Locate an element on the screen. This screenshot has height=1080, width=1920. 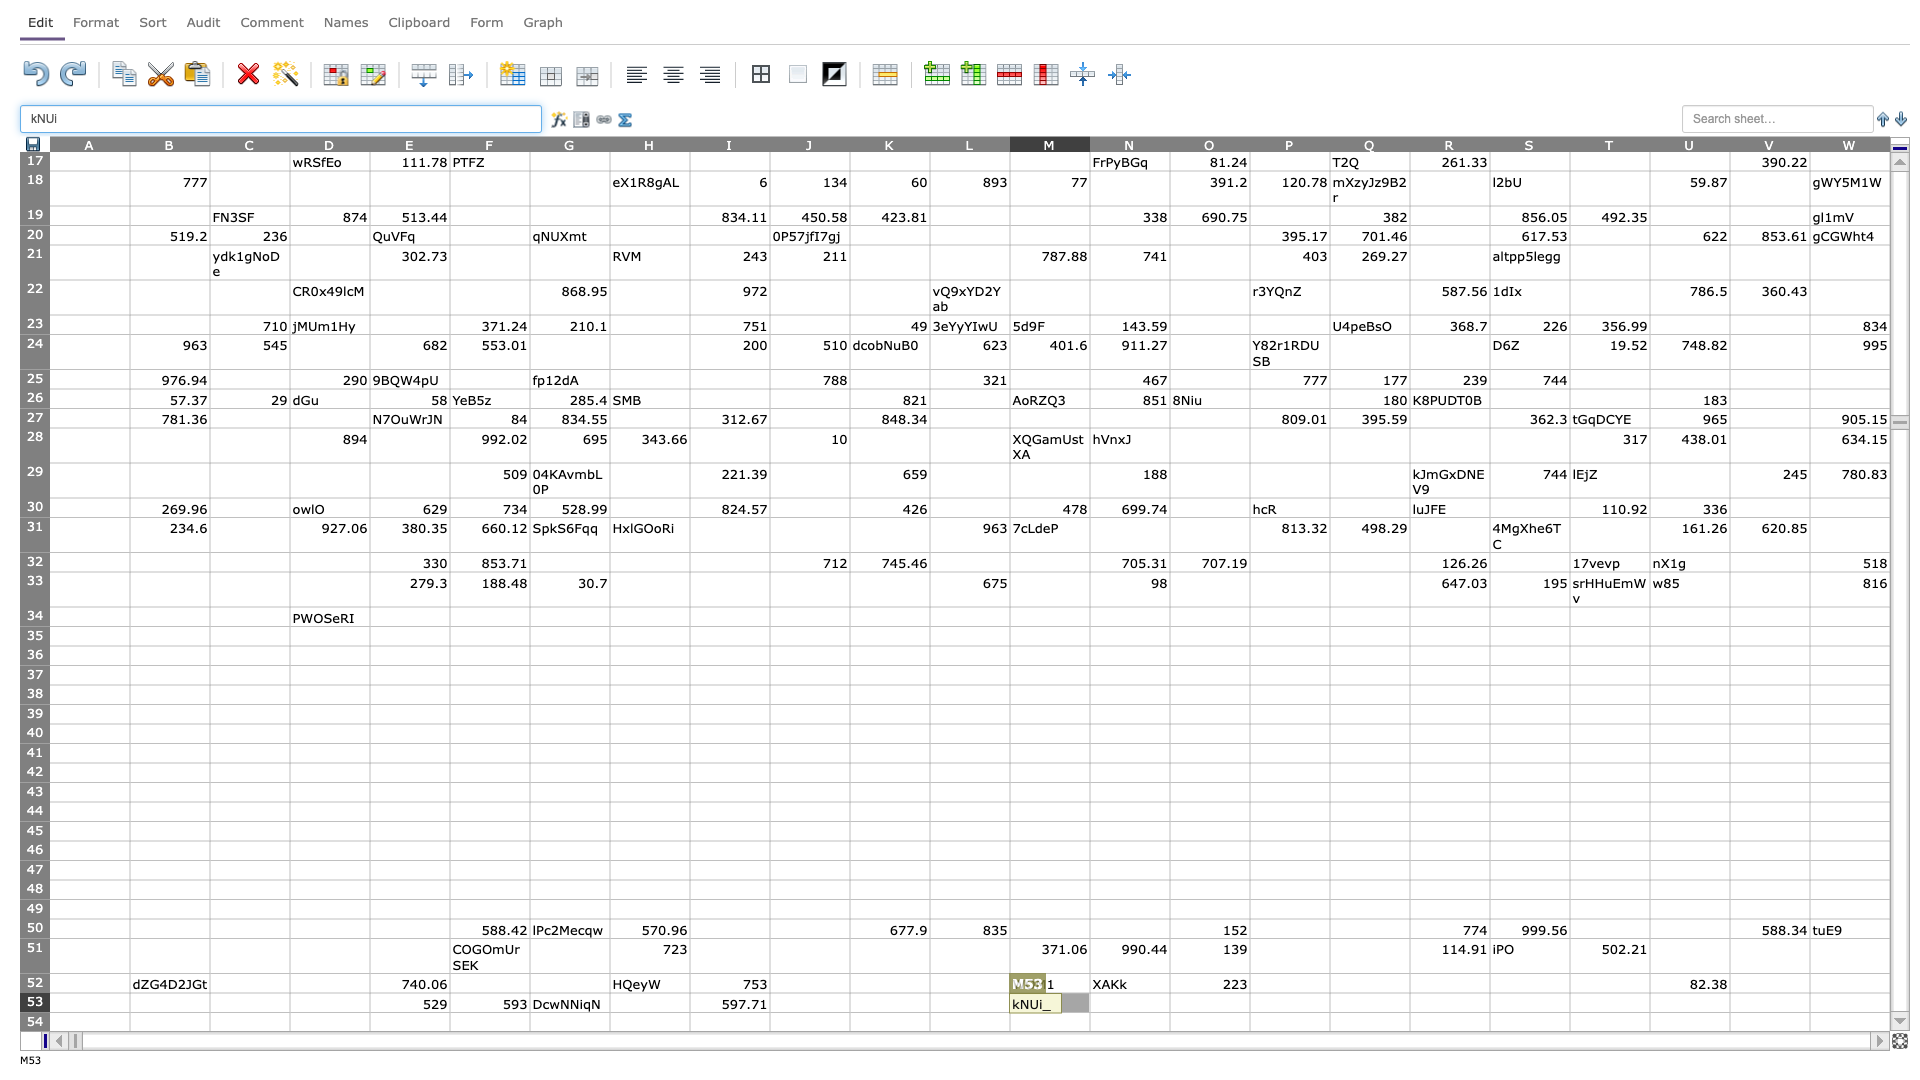
top left corner of N53 is located at coordinates (1088, 992).